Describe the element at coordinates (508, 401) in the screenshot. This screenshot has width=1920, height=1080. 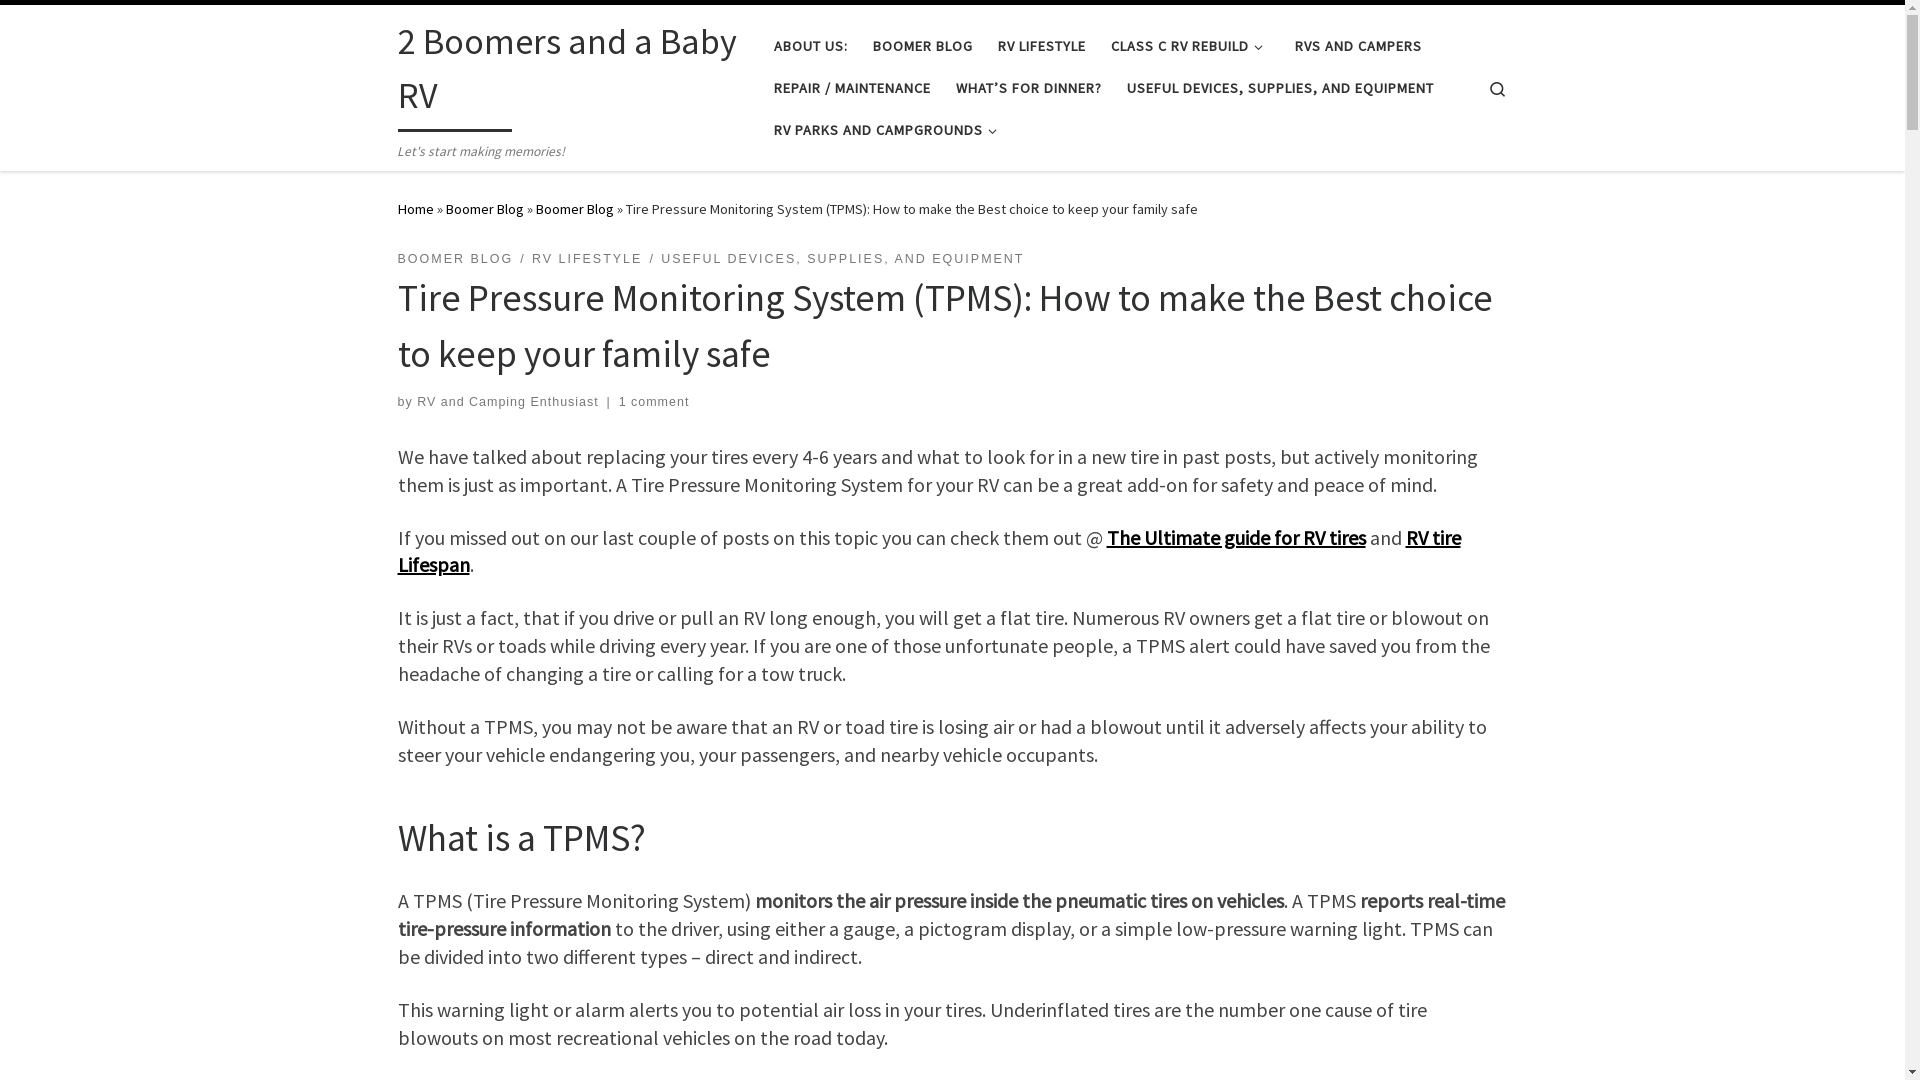
I see `'RV and Camping Enthusiast'` at that location.